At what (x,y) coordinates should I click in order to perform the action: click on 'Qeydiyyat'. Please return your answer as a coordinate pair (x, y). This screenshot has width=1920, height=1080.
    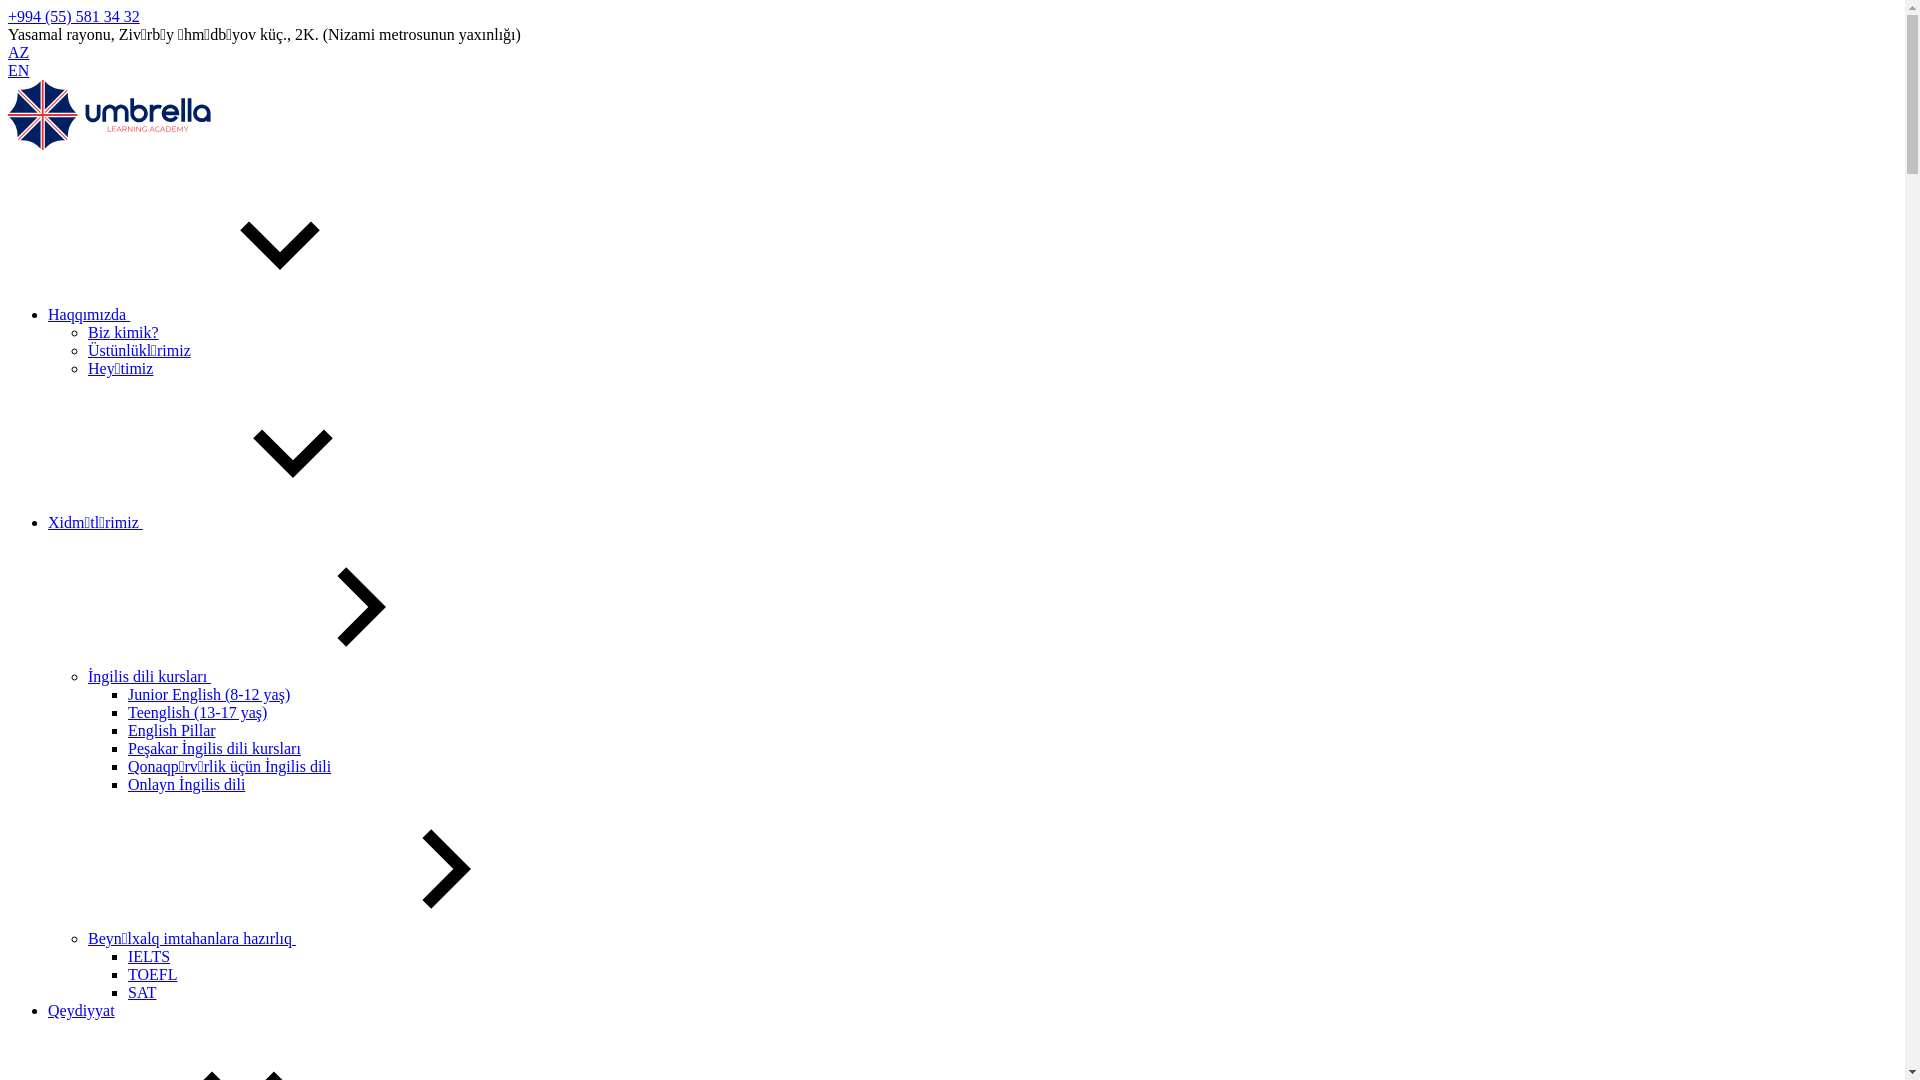
    Looking at the image, I should click on (80, 1010).